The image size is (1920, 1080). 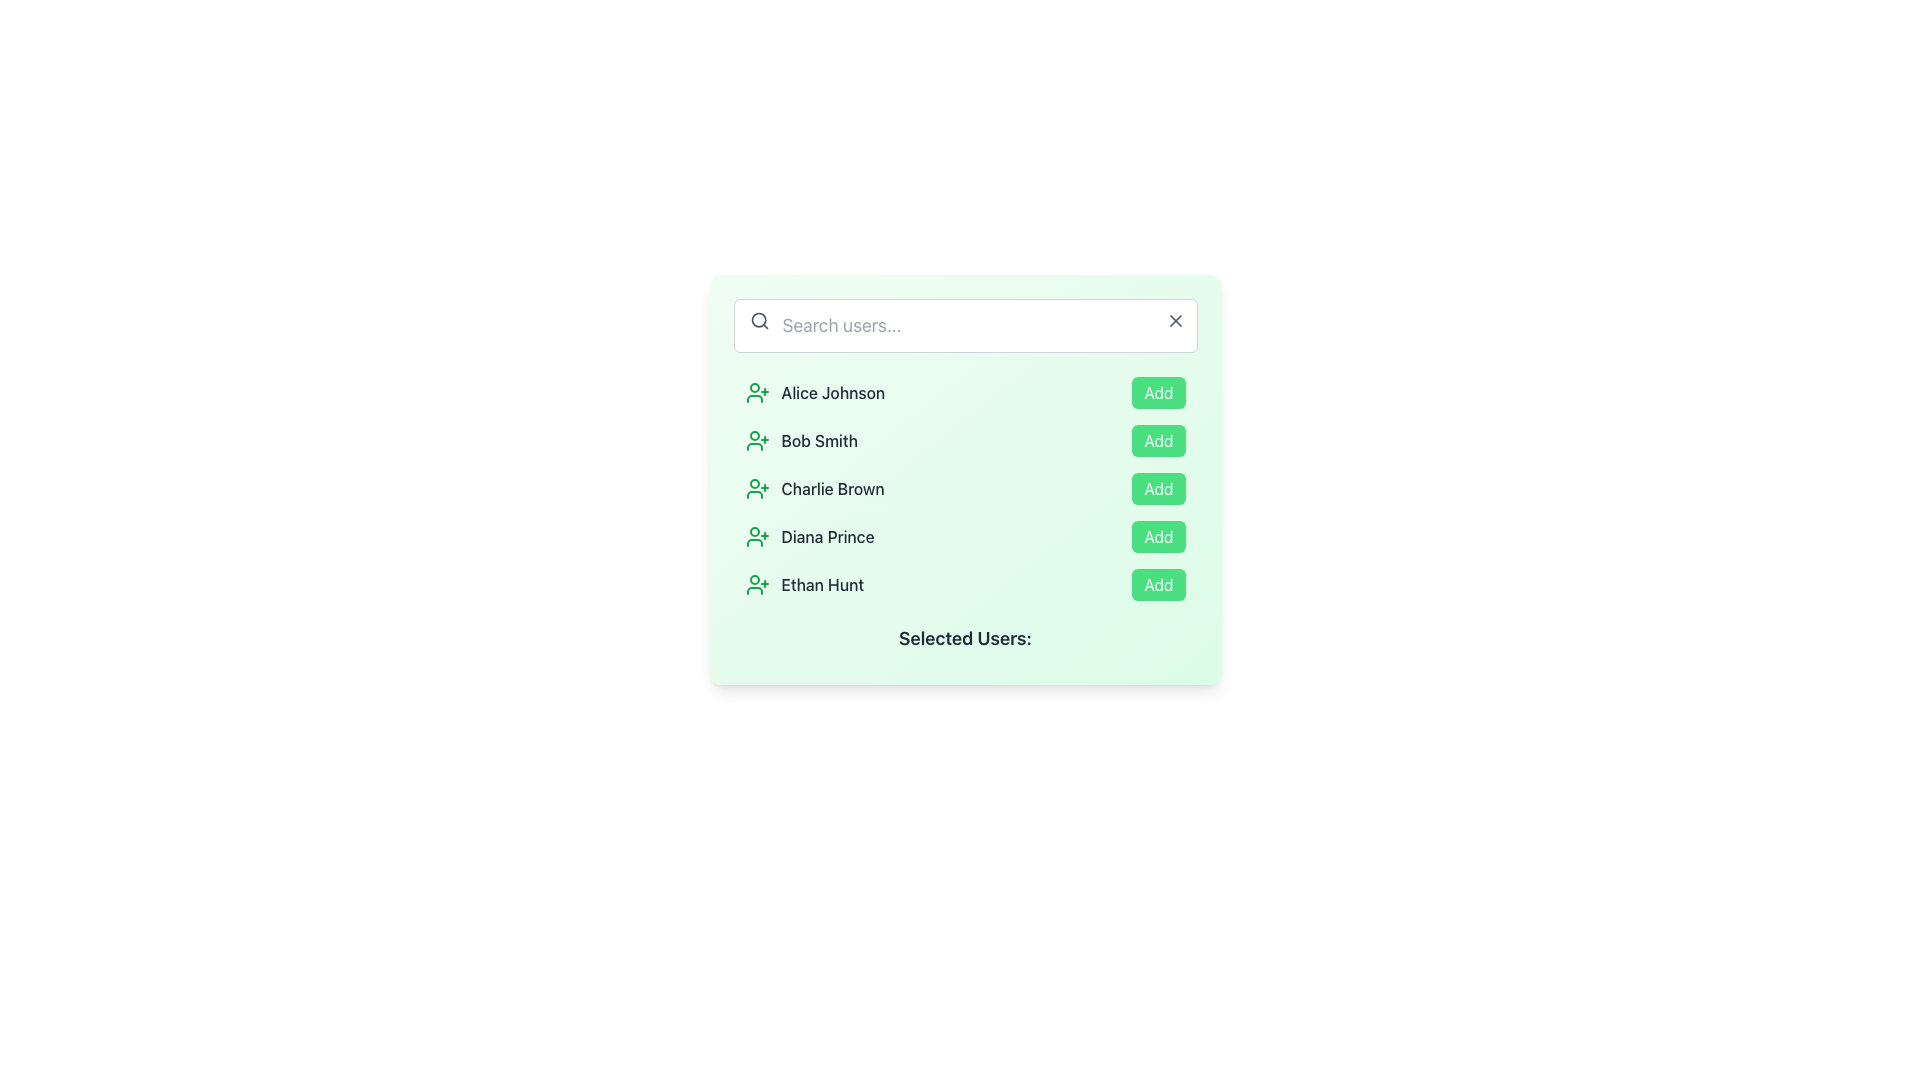 What do you see at coordinates (828, 535) in the screenshot?
I see `the text element displaying the user's name 'Diana Prince', which is the fourth item in the user list` at bounding box center [828, 535].